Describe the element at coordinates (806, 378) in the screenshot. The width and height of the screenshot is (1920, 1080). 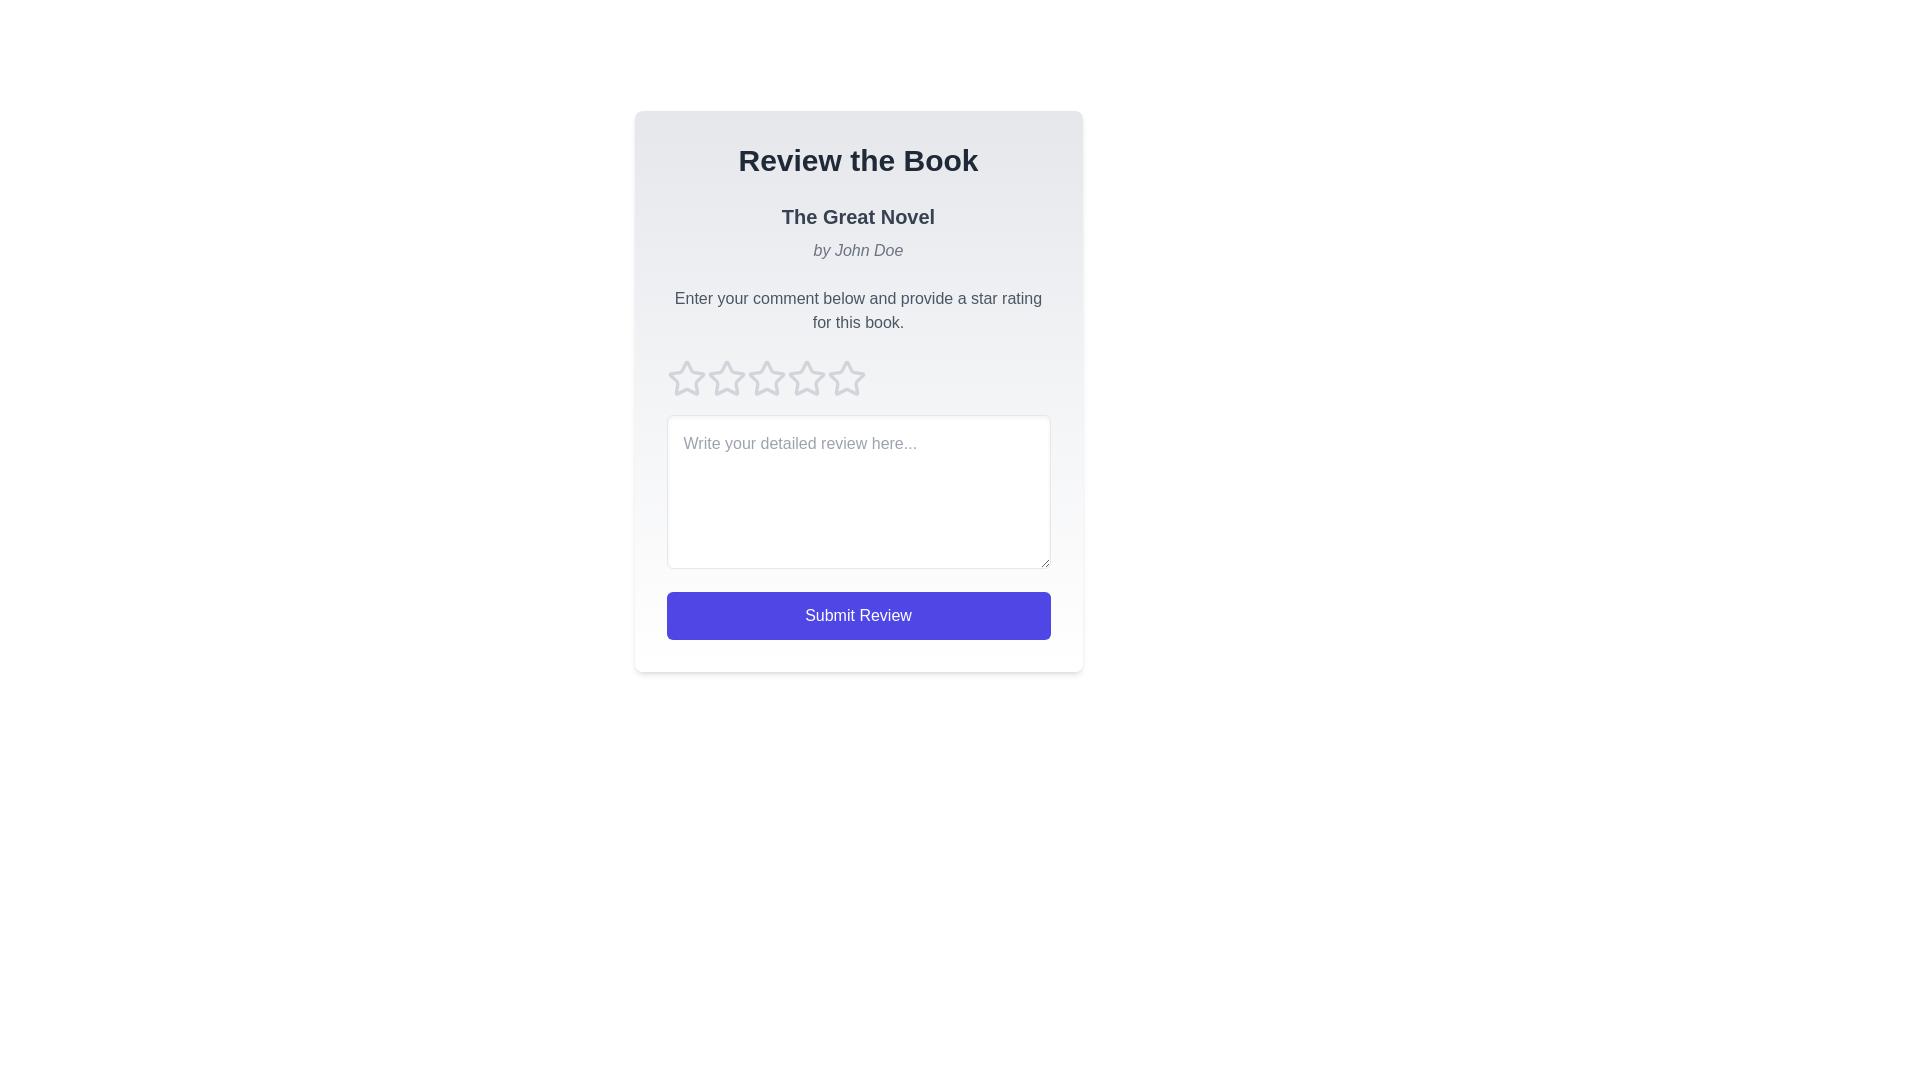
I see `the star icon corresponding to 4 to preview the rating` at that location.